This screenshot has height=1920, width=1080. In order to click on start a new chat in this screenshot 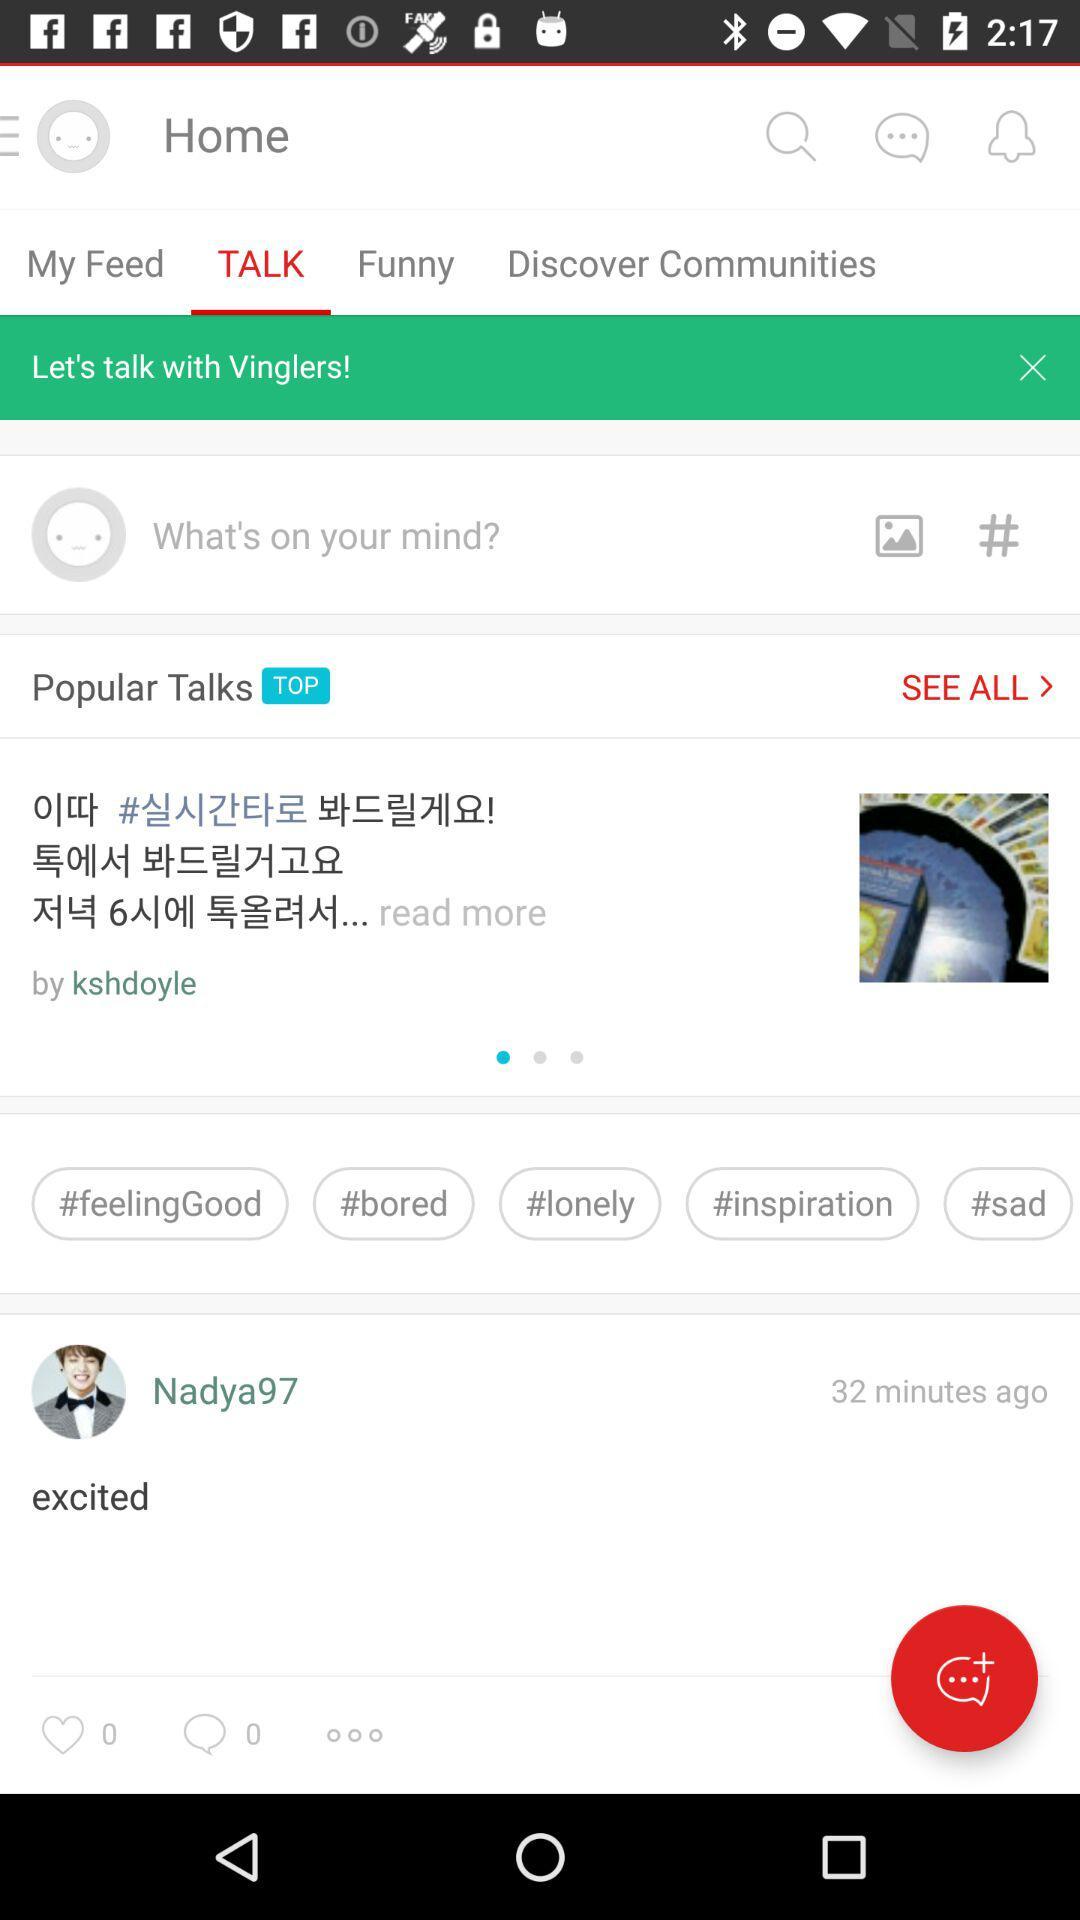, I will do `click(963, 1678)`.